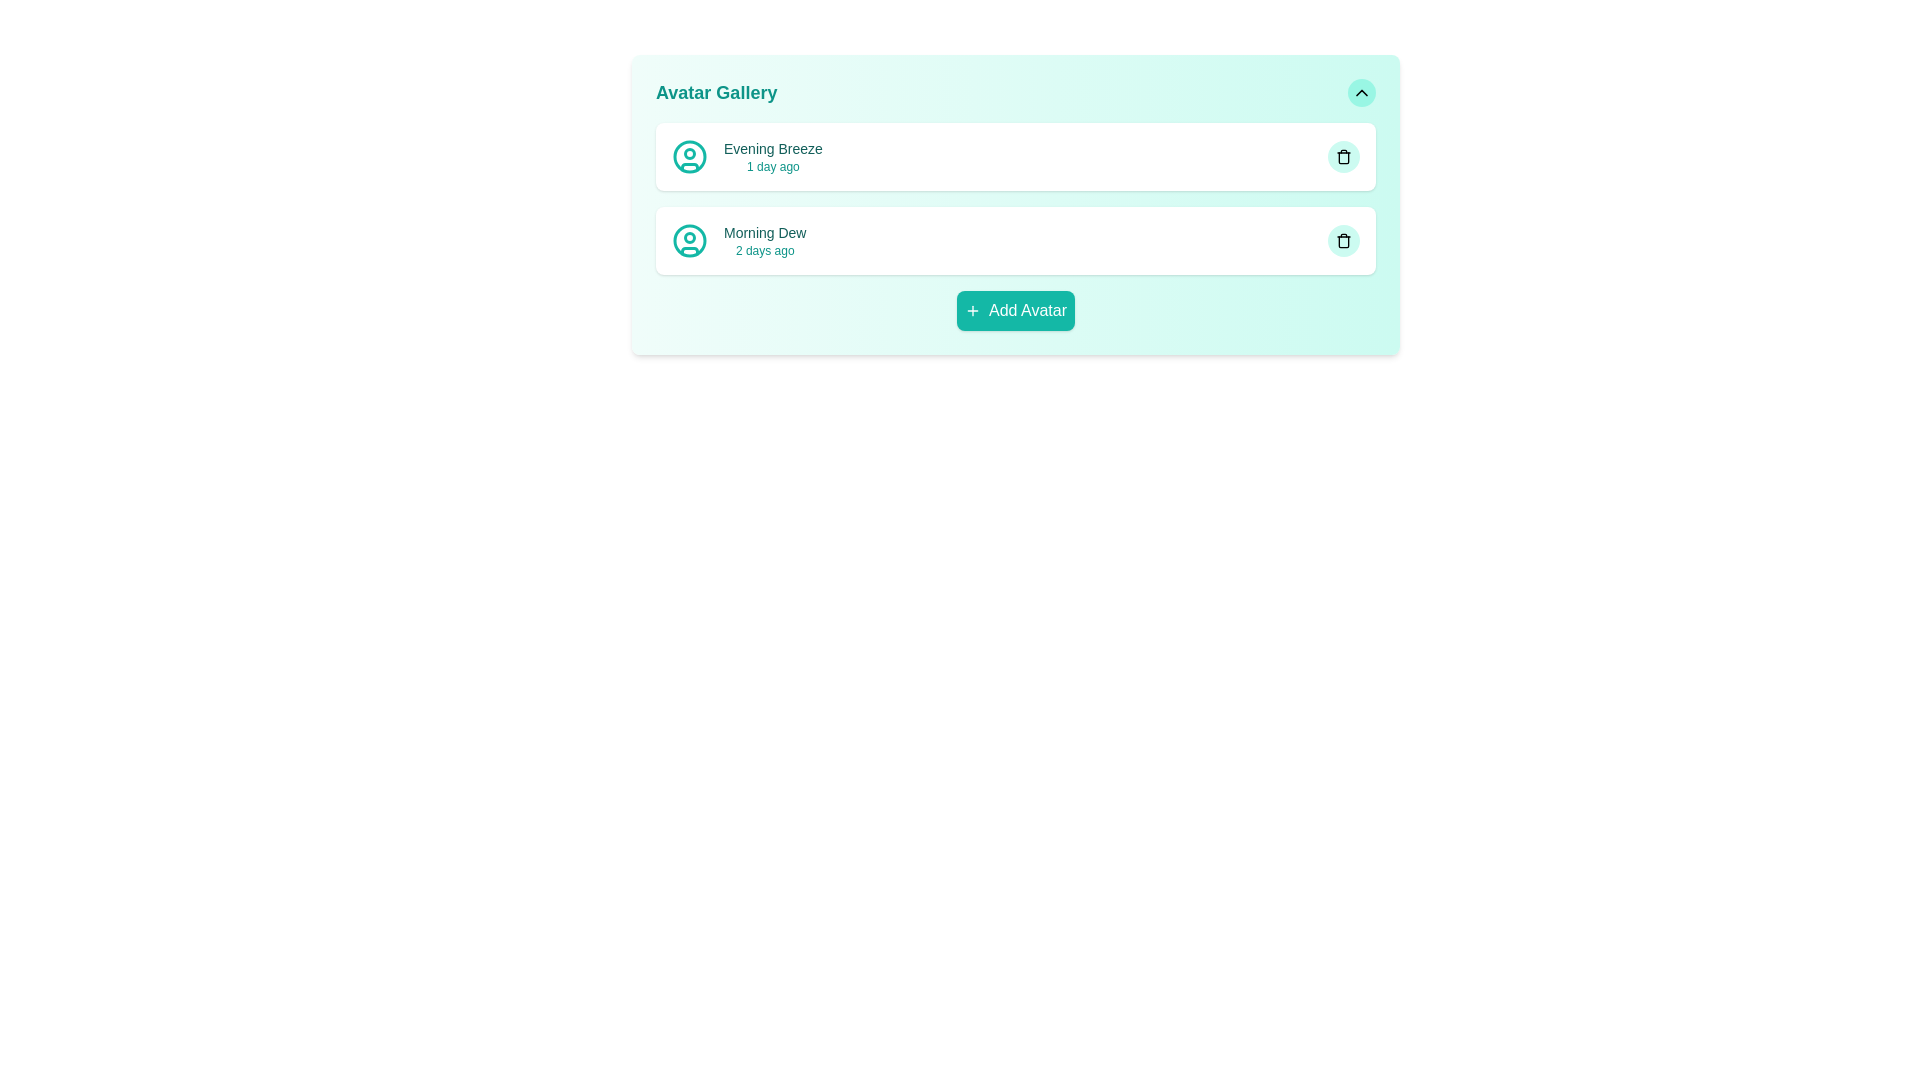 This screenshot has height=1080, width=1920. Describe the element at coordinates (764, 231) in the screenshot. I see `the text label representing an entry in the 'Avatar Gallery', located under the second list item near the left side of the item containing an icon and a timestamp` at that location.